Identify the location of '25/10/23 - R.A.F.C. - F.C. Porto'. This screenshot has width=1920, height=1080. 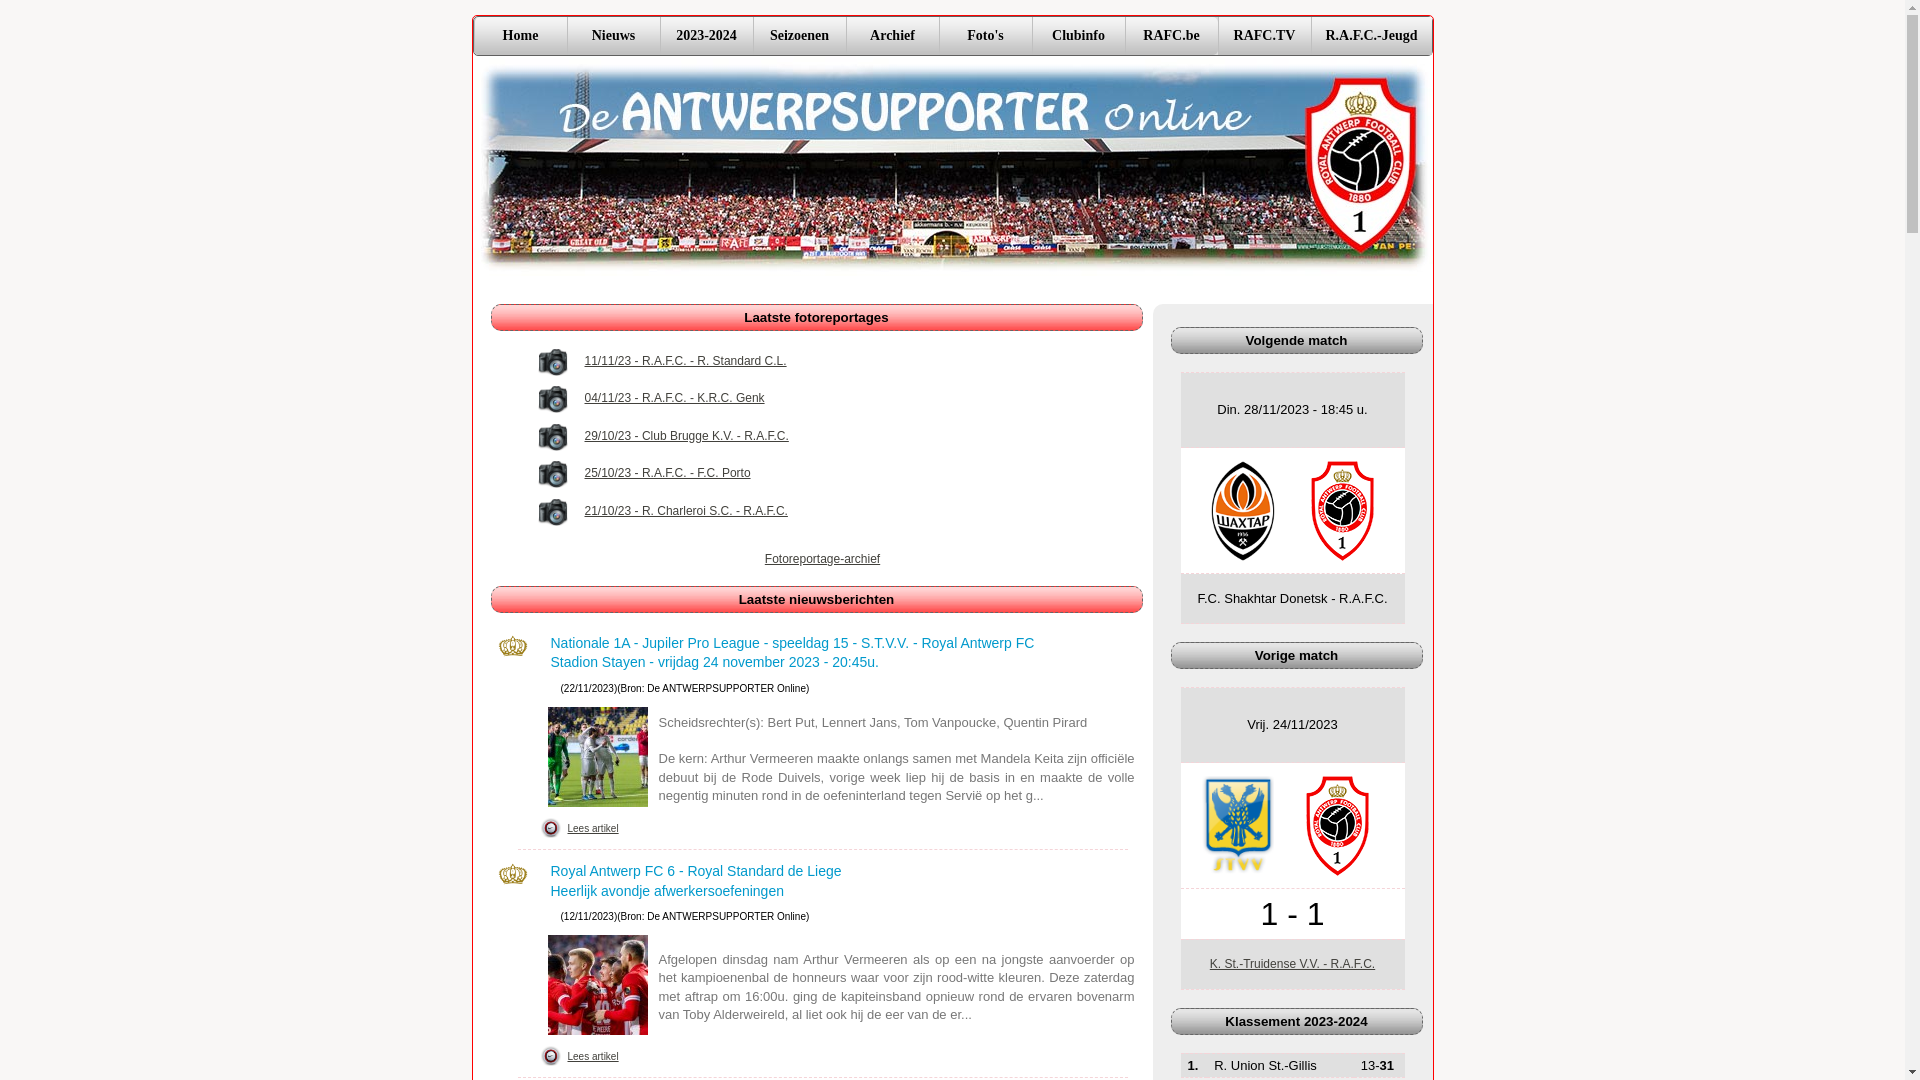
(667, 473).